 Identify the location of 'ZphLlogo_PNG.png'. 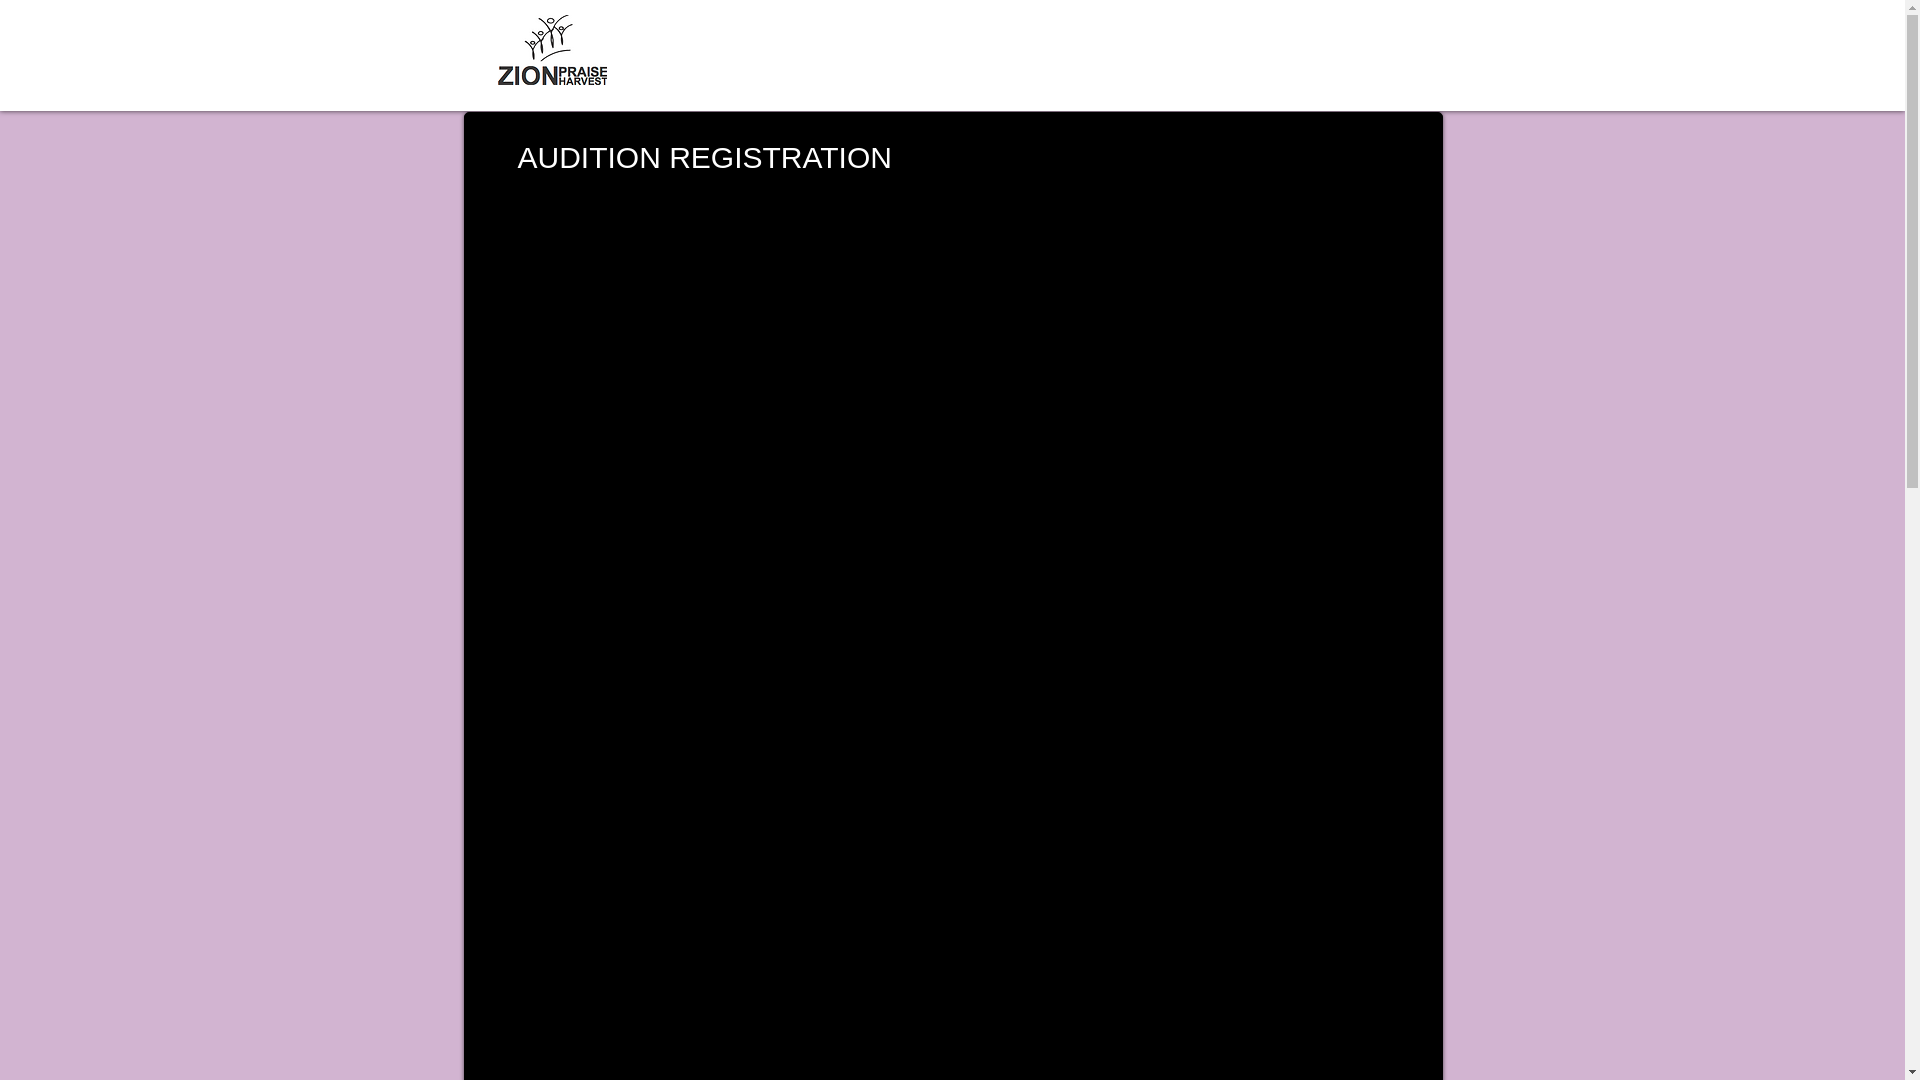
(552, 49).